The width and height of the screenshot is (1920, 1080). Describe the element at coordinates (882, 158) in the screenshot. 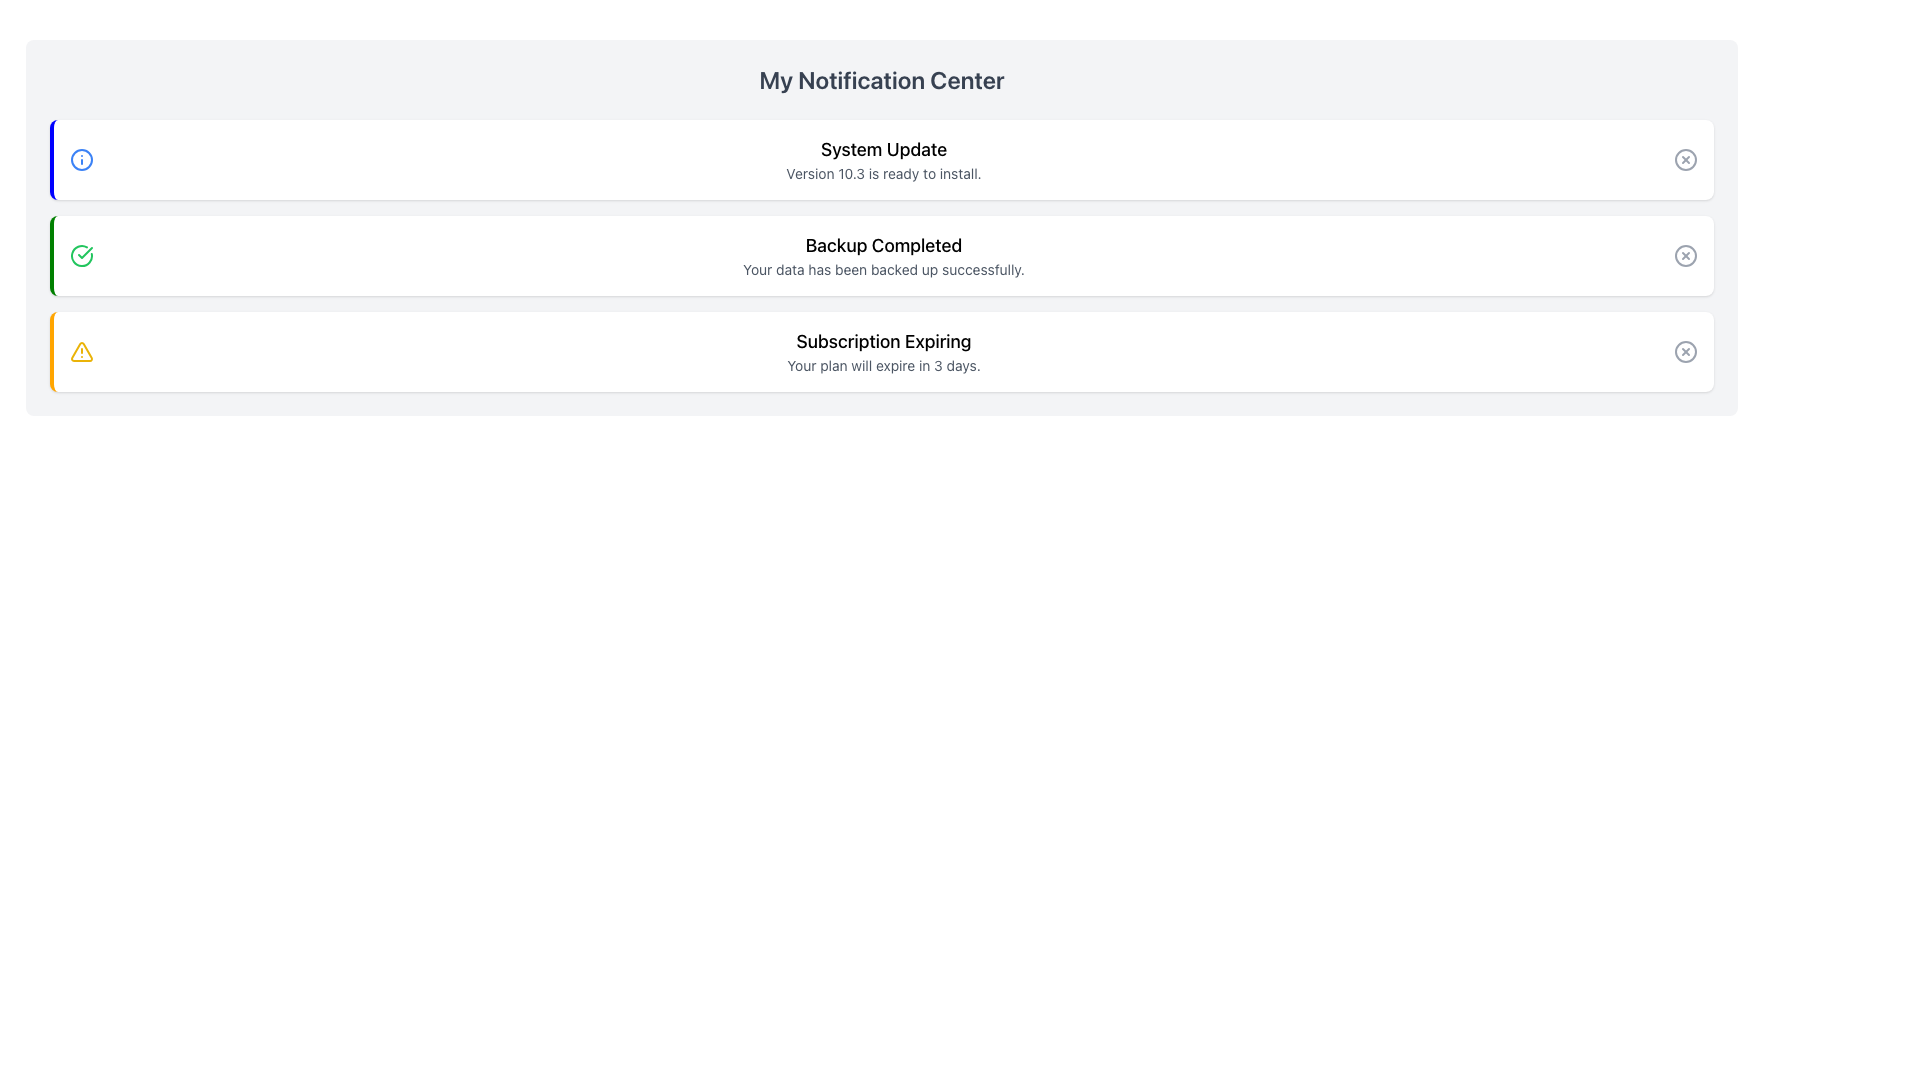

I see `the text label that provides information about a system update, located at the center of the first section in the notification list` at that location.